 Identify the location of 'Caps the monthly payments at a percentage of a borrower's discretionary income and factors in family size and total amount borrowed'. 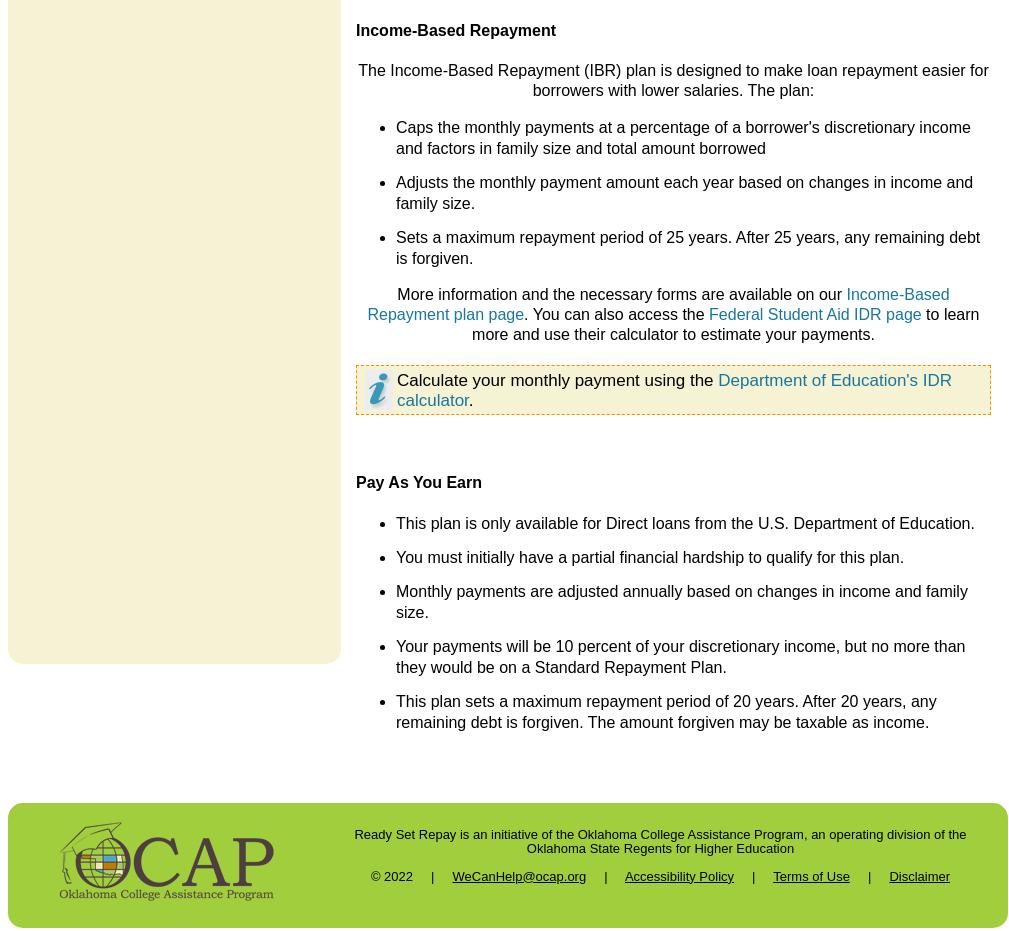
(682, 136).